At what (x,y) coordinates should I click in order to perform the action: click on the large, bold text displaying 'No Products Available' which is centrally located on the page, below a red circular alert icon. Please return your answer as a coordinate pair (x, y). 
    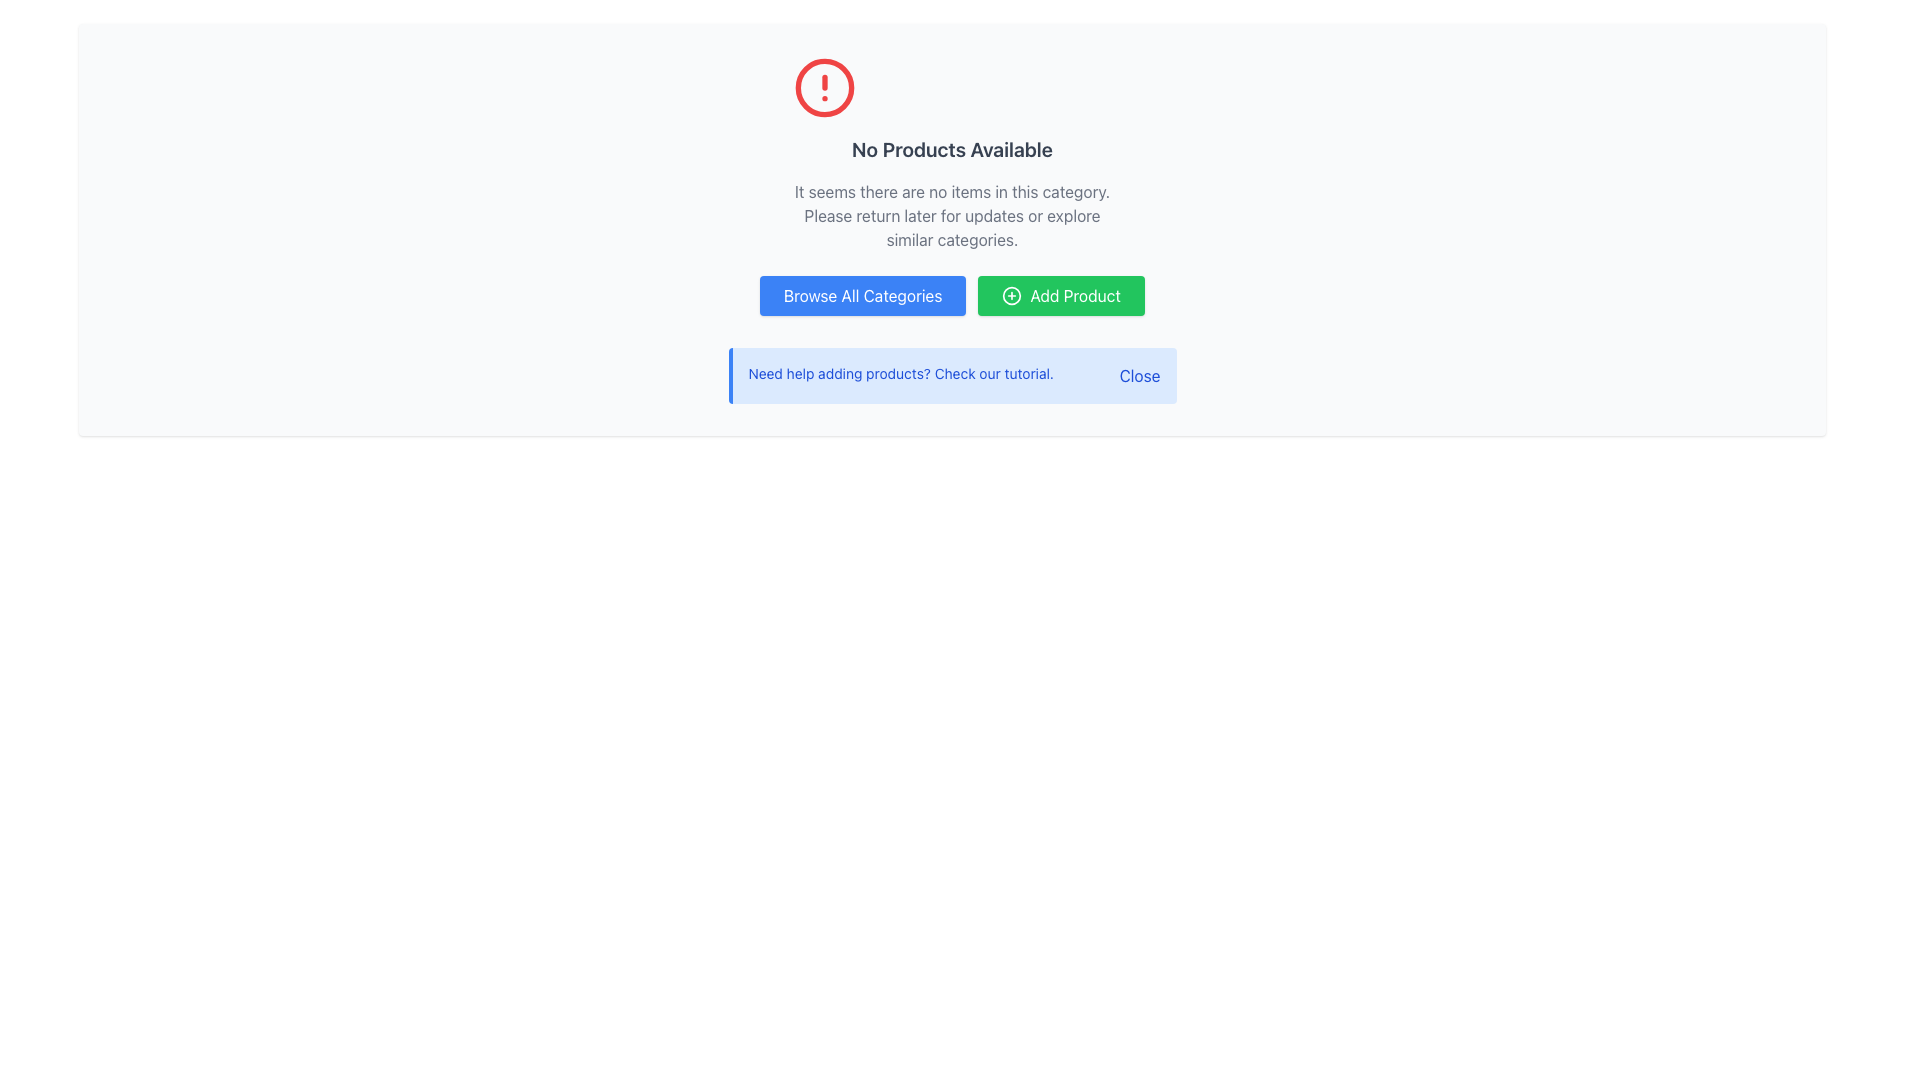
    Looking at the image, I should click on (951, 149).